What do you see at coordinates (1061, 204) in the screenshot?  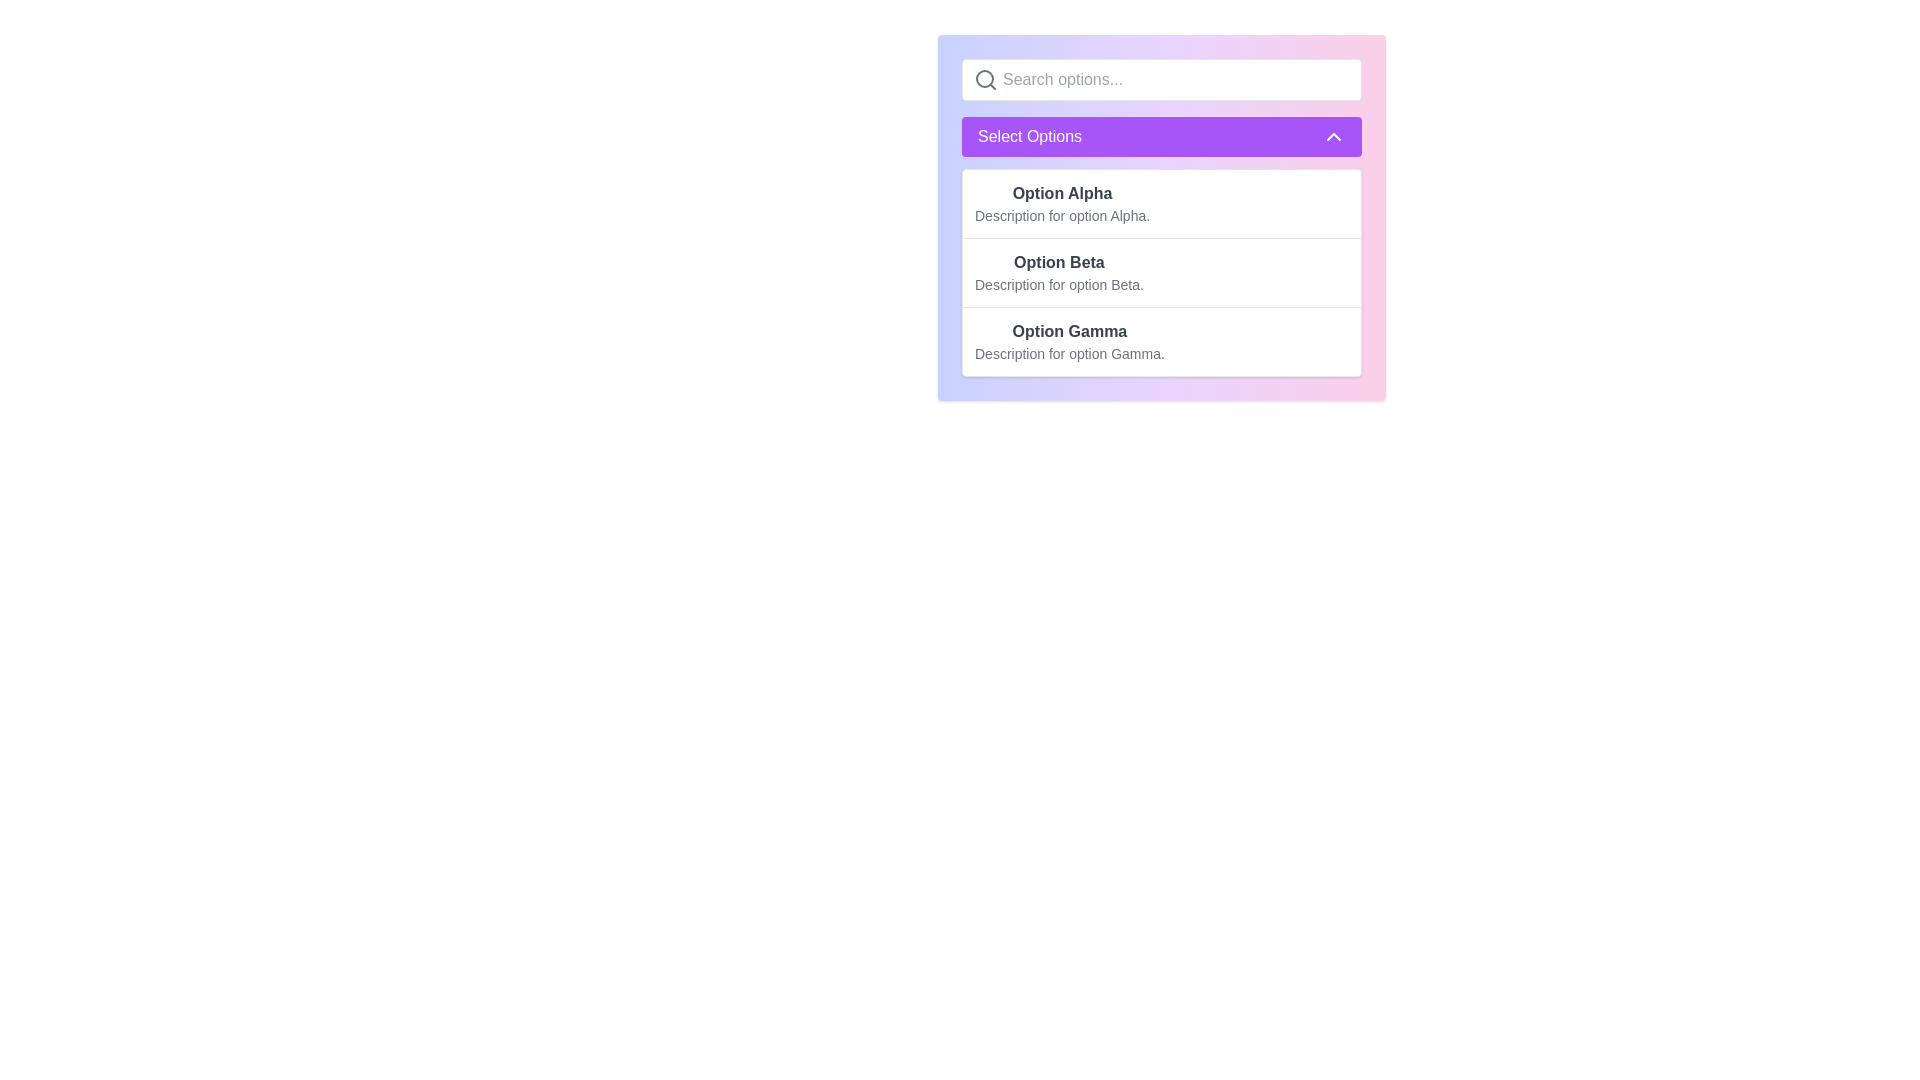 I see `the first list item labeled 'Option Alpha'` at bounding box center [1061, 204].